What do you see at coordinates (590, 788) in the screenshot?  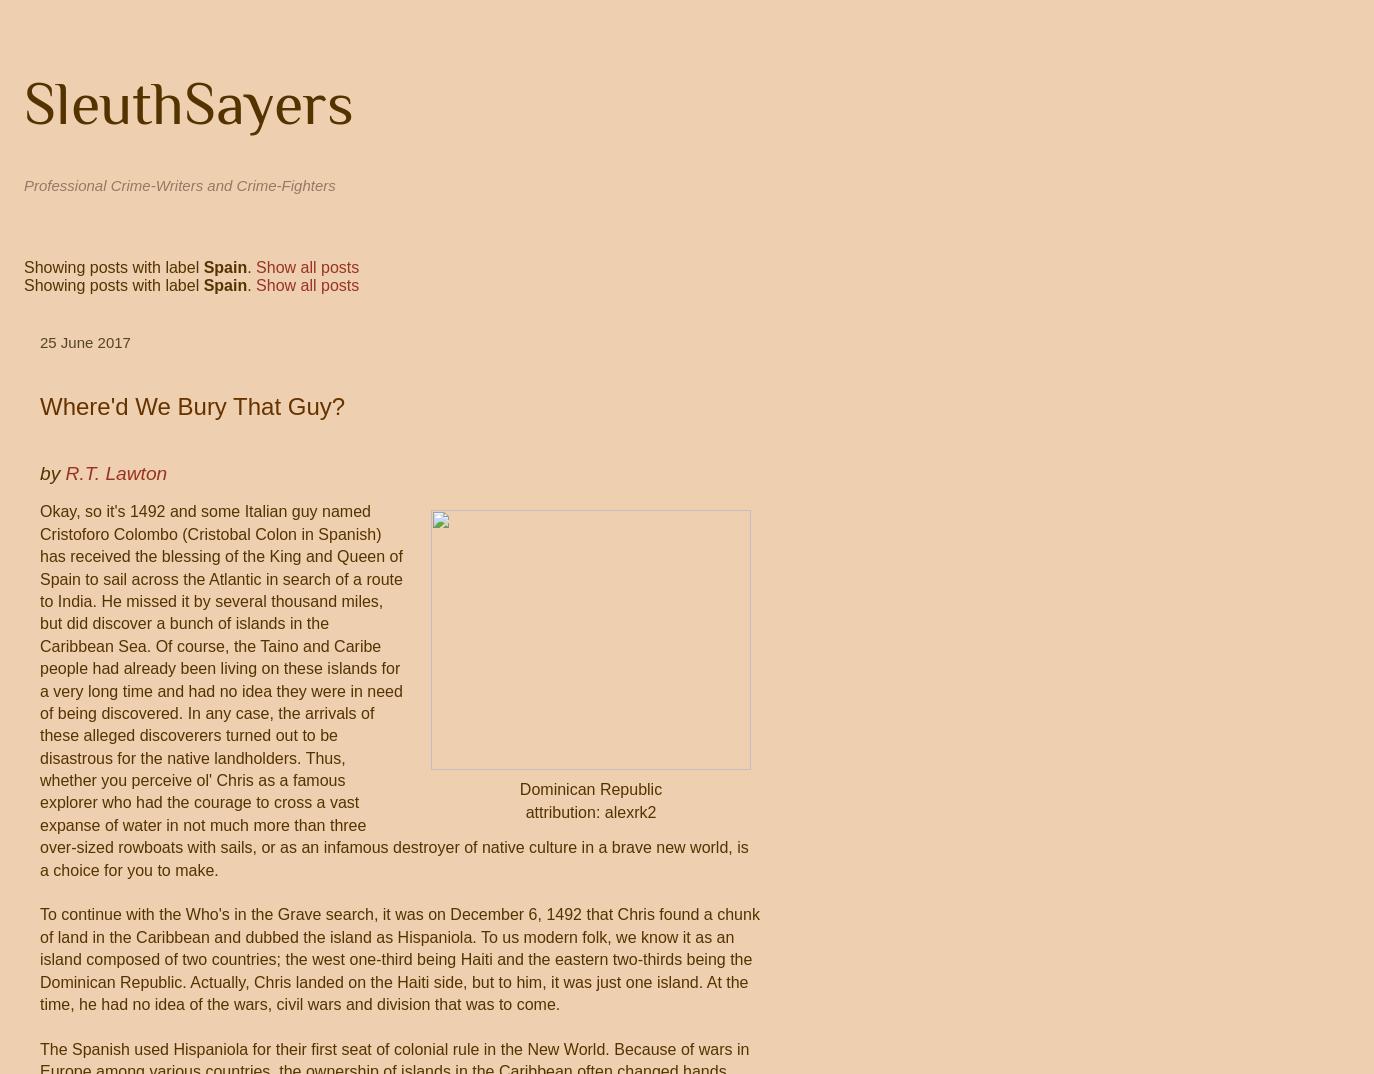 I see `'Dominican Republic'` at bounding box center [590, 788].